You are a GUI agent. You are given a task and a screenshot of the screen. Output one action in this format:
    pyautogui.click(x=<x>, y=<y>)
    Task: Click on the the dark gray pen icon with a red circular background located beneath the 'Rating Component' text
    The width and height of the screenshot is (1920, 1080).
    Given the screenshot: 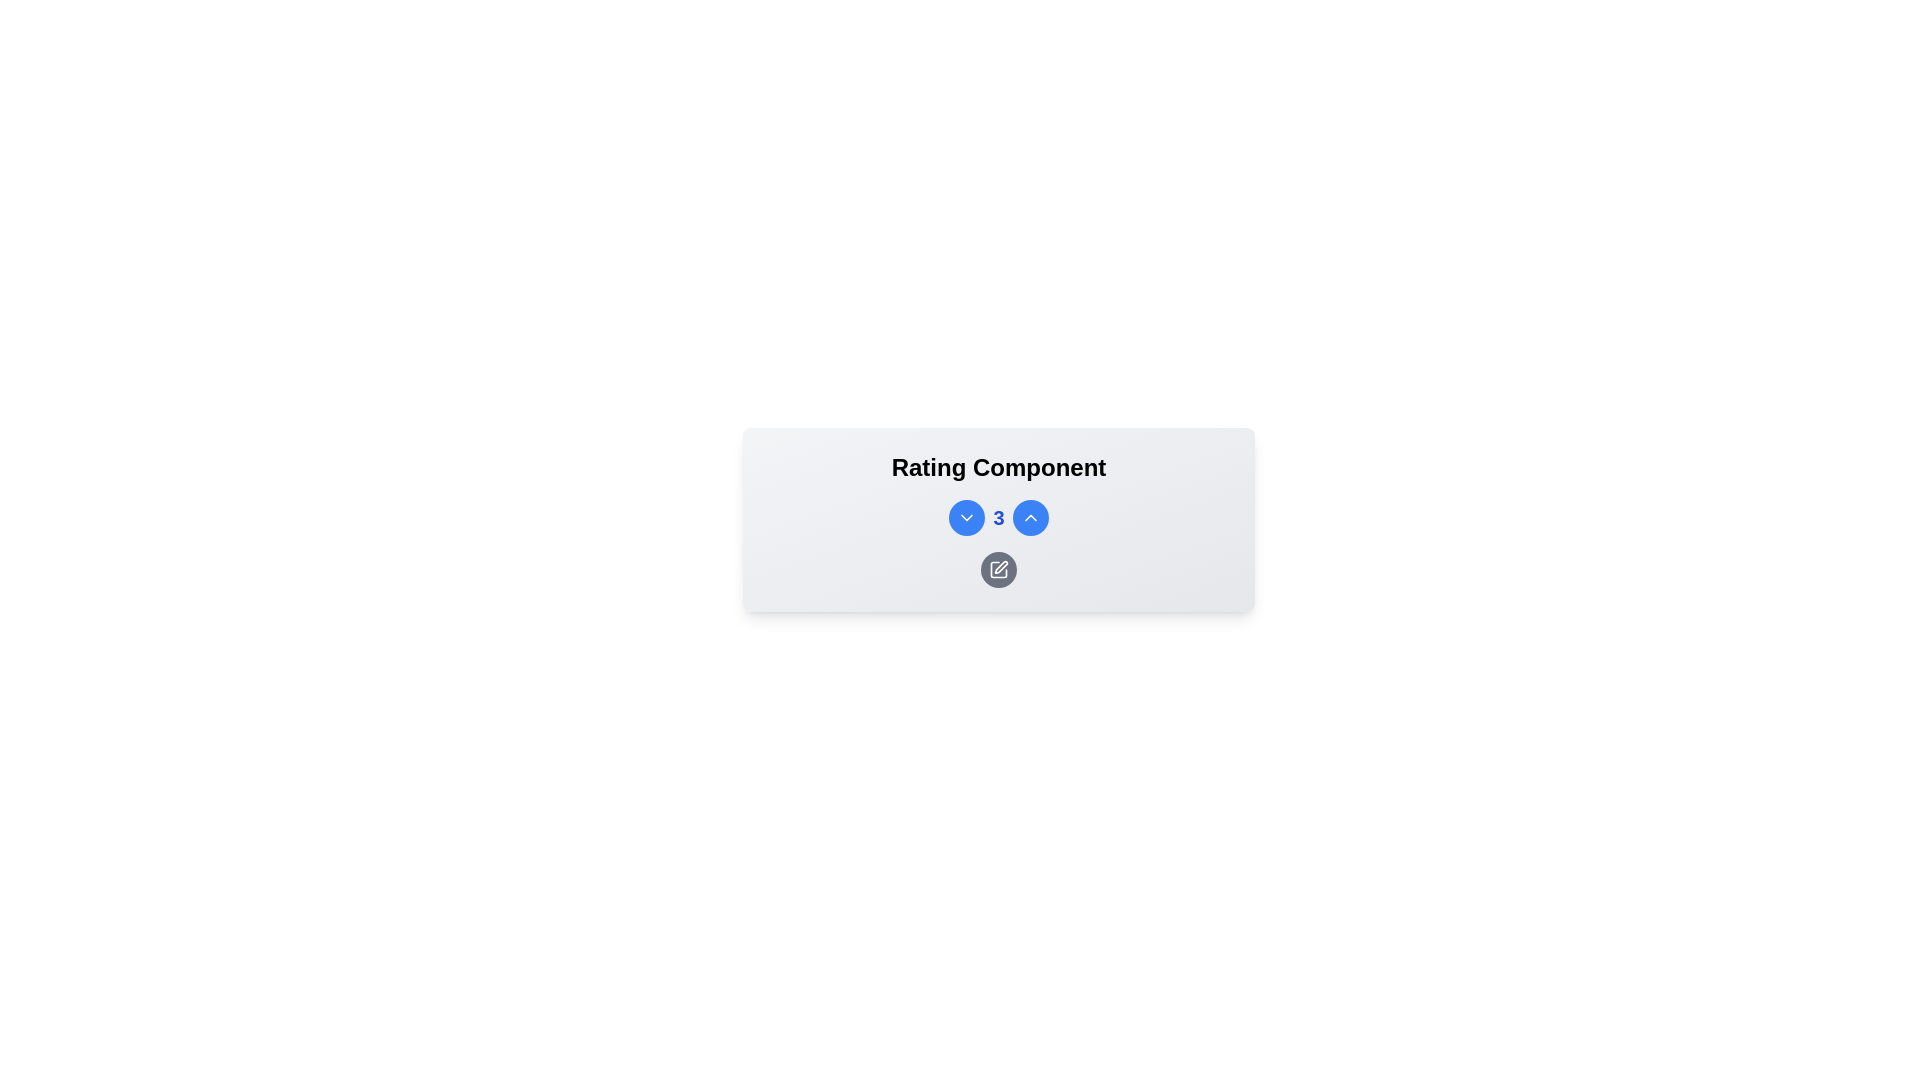 What is the action you would take?
    pyautogui.click(x=998, y=570)
    